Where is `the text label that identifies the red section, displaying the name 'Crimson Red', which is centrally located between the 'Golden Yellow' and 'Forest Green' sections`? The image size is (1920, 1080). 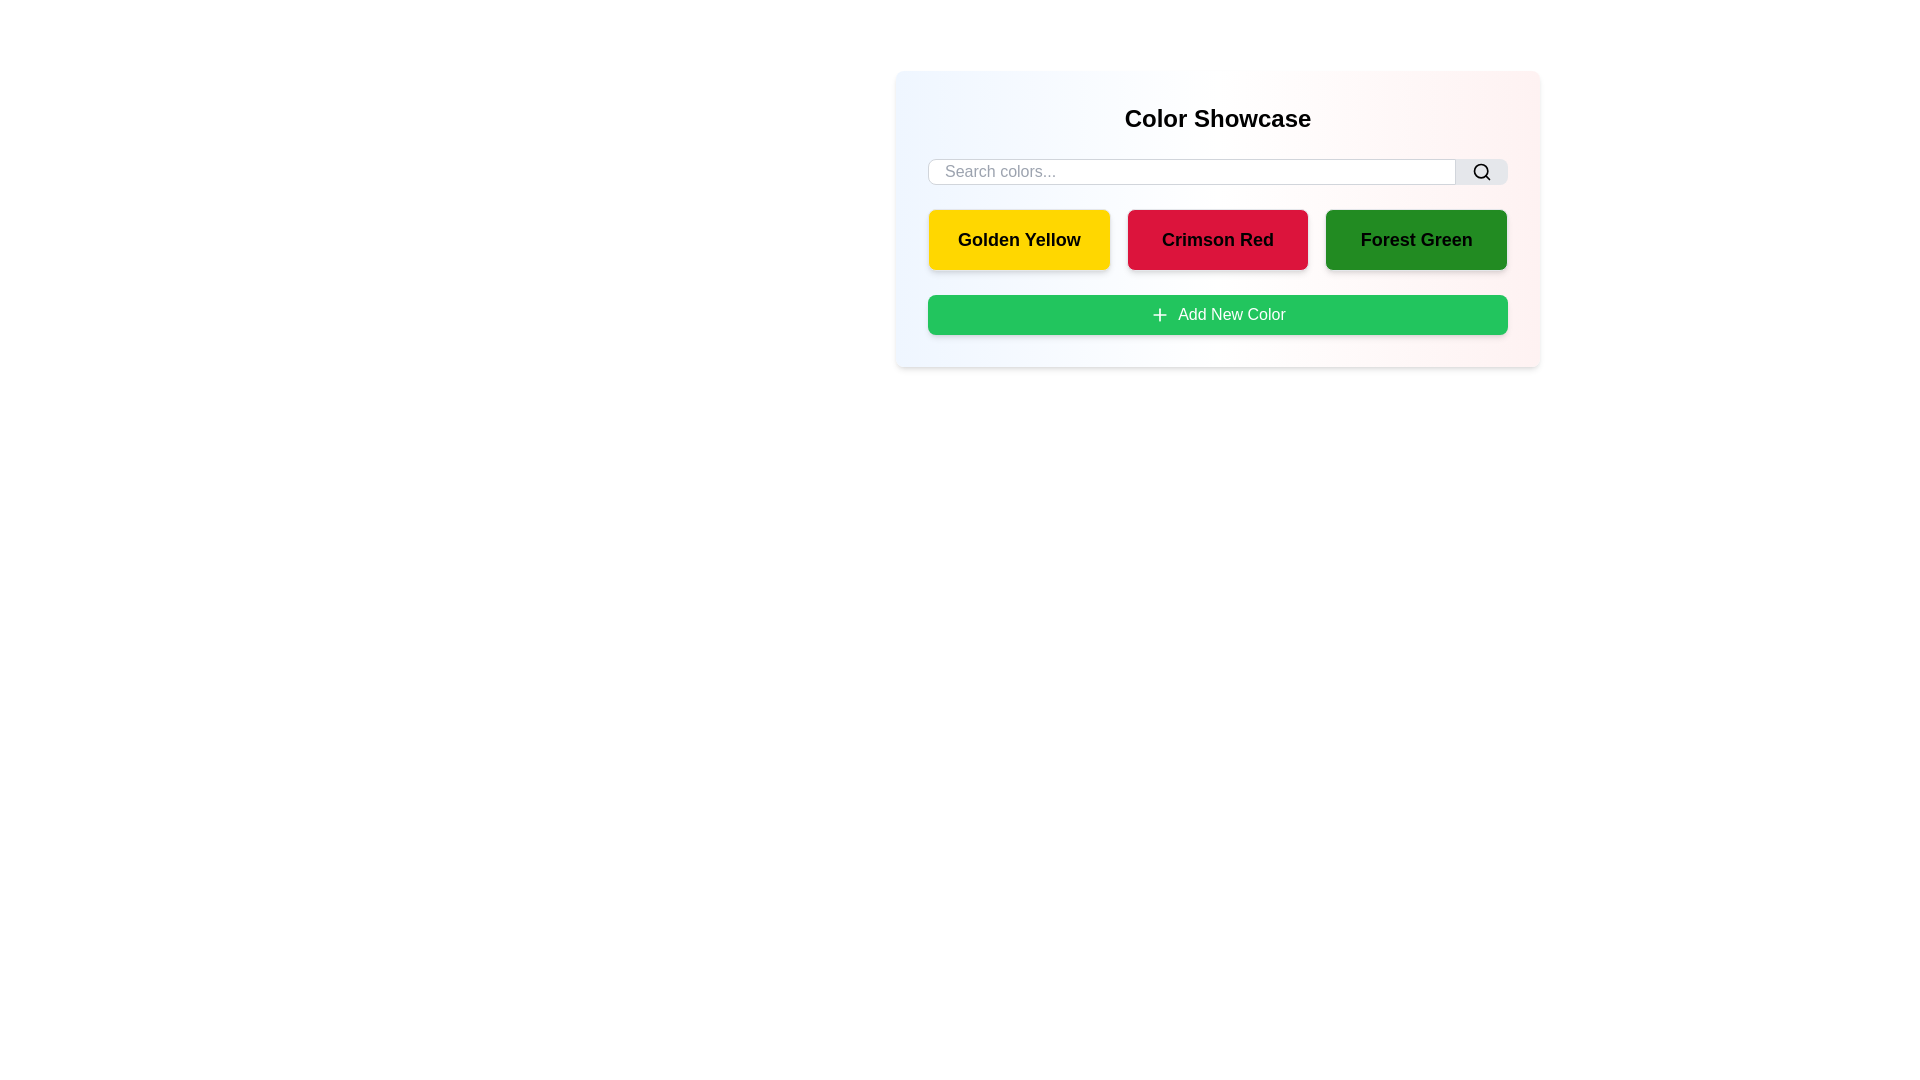
the text label that identifies the red section, displaying the name 'Crimson Red', which is centrally located between the 'Golden Yellow' and 'Forest Green' sections is located at coordinates (1217, 238).